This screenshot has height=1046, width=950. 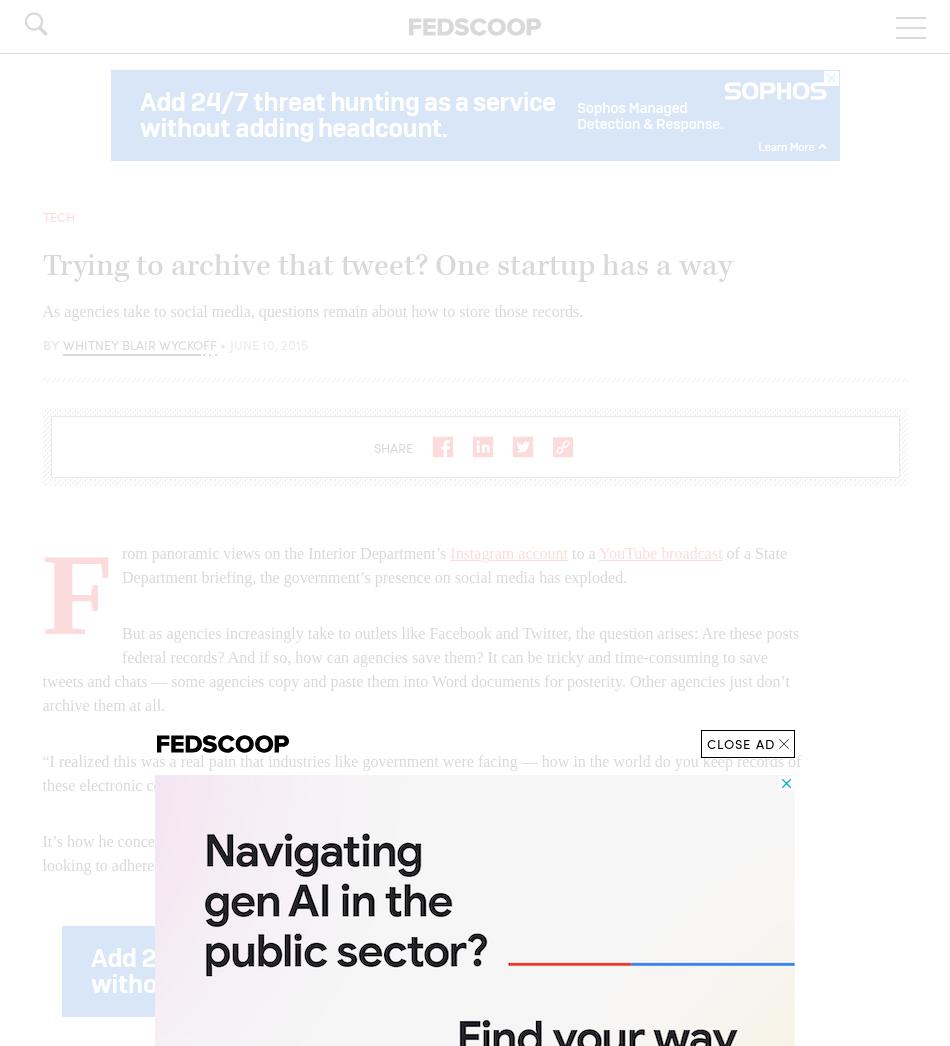 I want to click on 'It’s how he conceived North Carolina-based startup Archive Social, which has emerged as an option for agencies looking to adhere to records rules and still have an active social media presence.', so click(x=402, y=852).